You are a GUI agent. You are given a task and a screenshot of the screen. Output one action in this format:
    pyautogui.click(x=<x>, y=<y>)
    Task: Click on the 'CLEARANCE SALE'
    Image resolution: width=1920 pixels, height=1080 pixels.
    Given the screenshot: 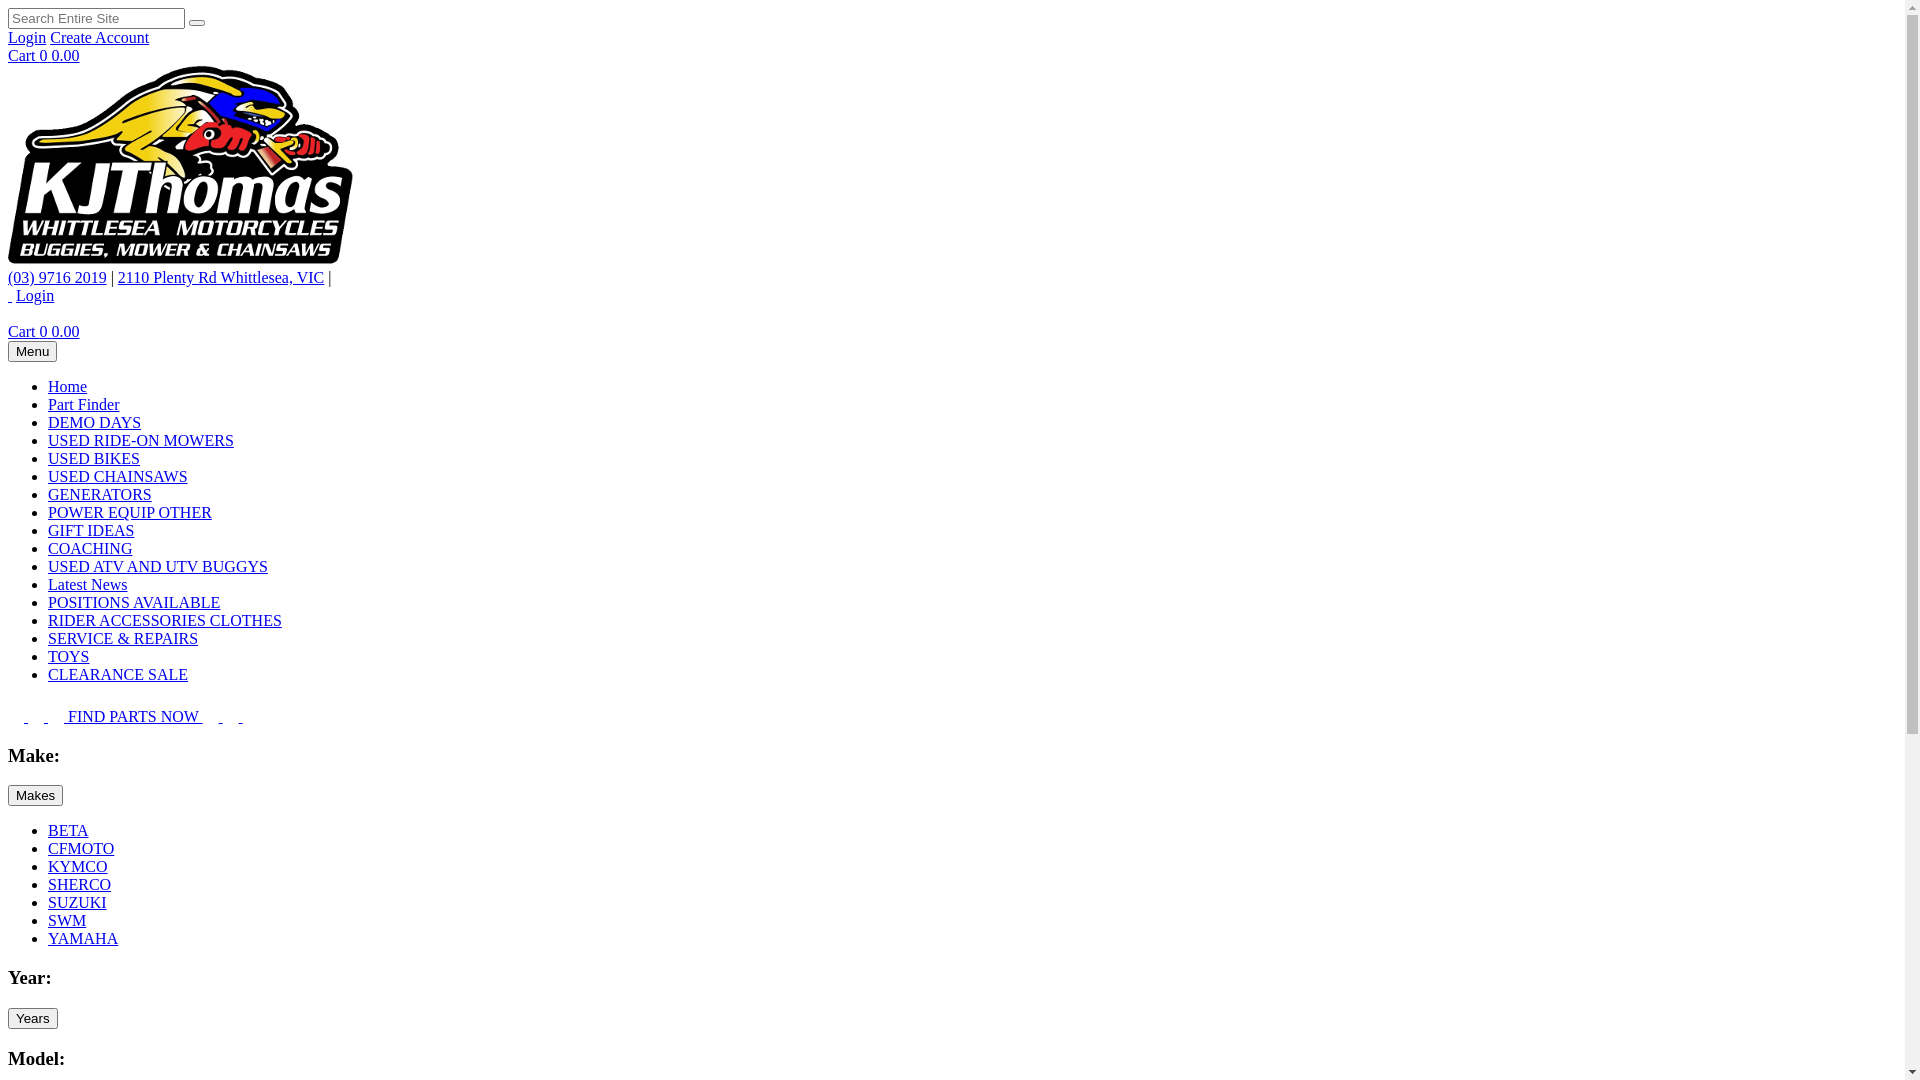 What is the action you would take?
    pyautogui.click(x=117, y=674)
    